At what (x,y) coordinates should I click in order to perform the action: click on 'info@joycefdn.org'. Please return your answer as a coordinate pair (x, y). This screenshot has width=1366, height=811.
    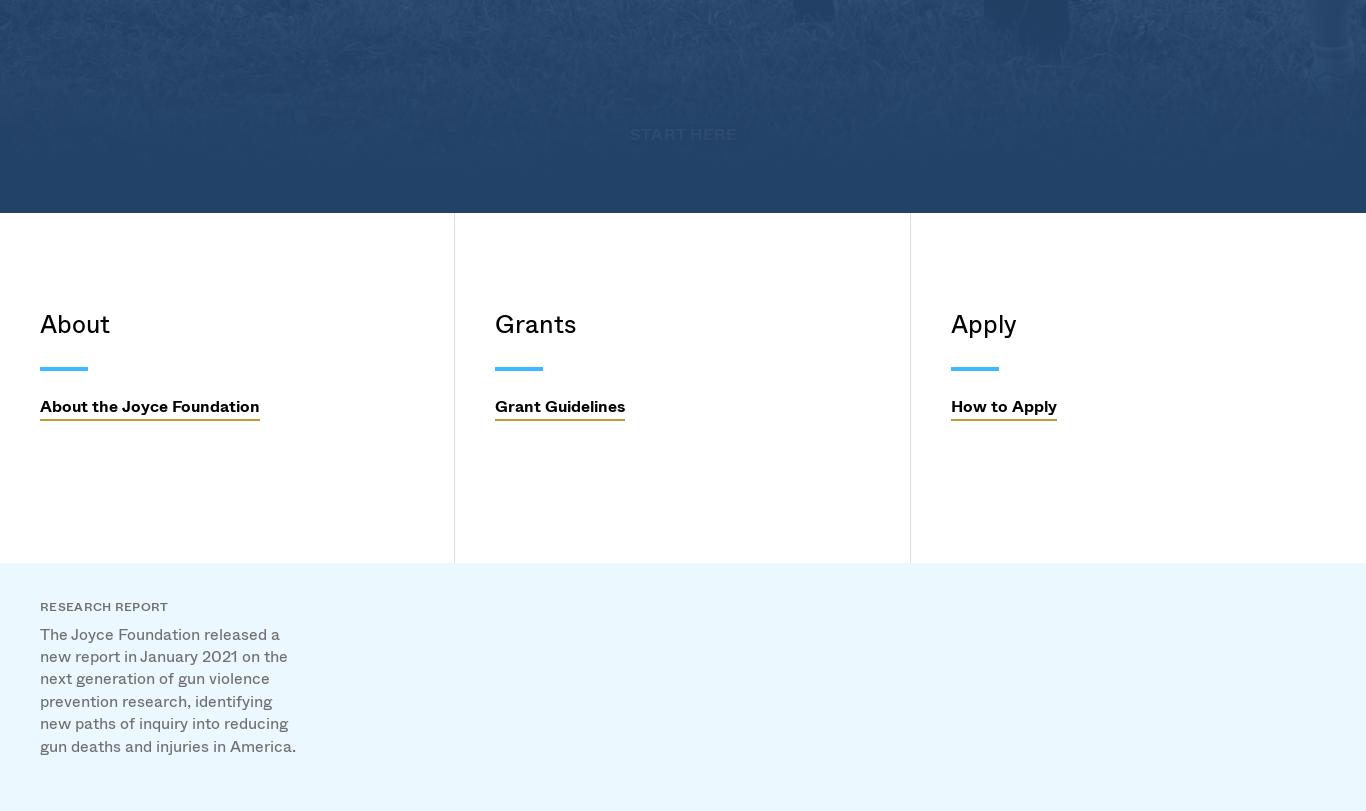
    Looking at the image, I should click on (106, 483).